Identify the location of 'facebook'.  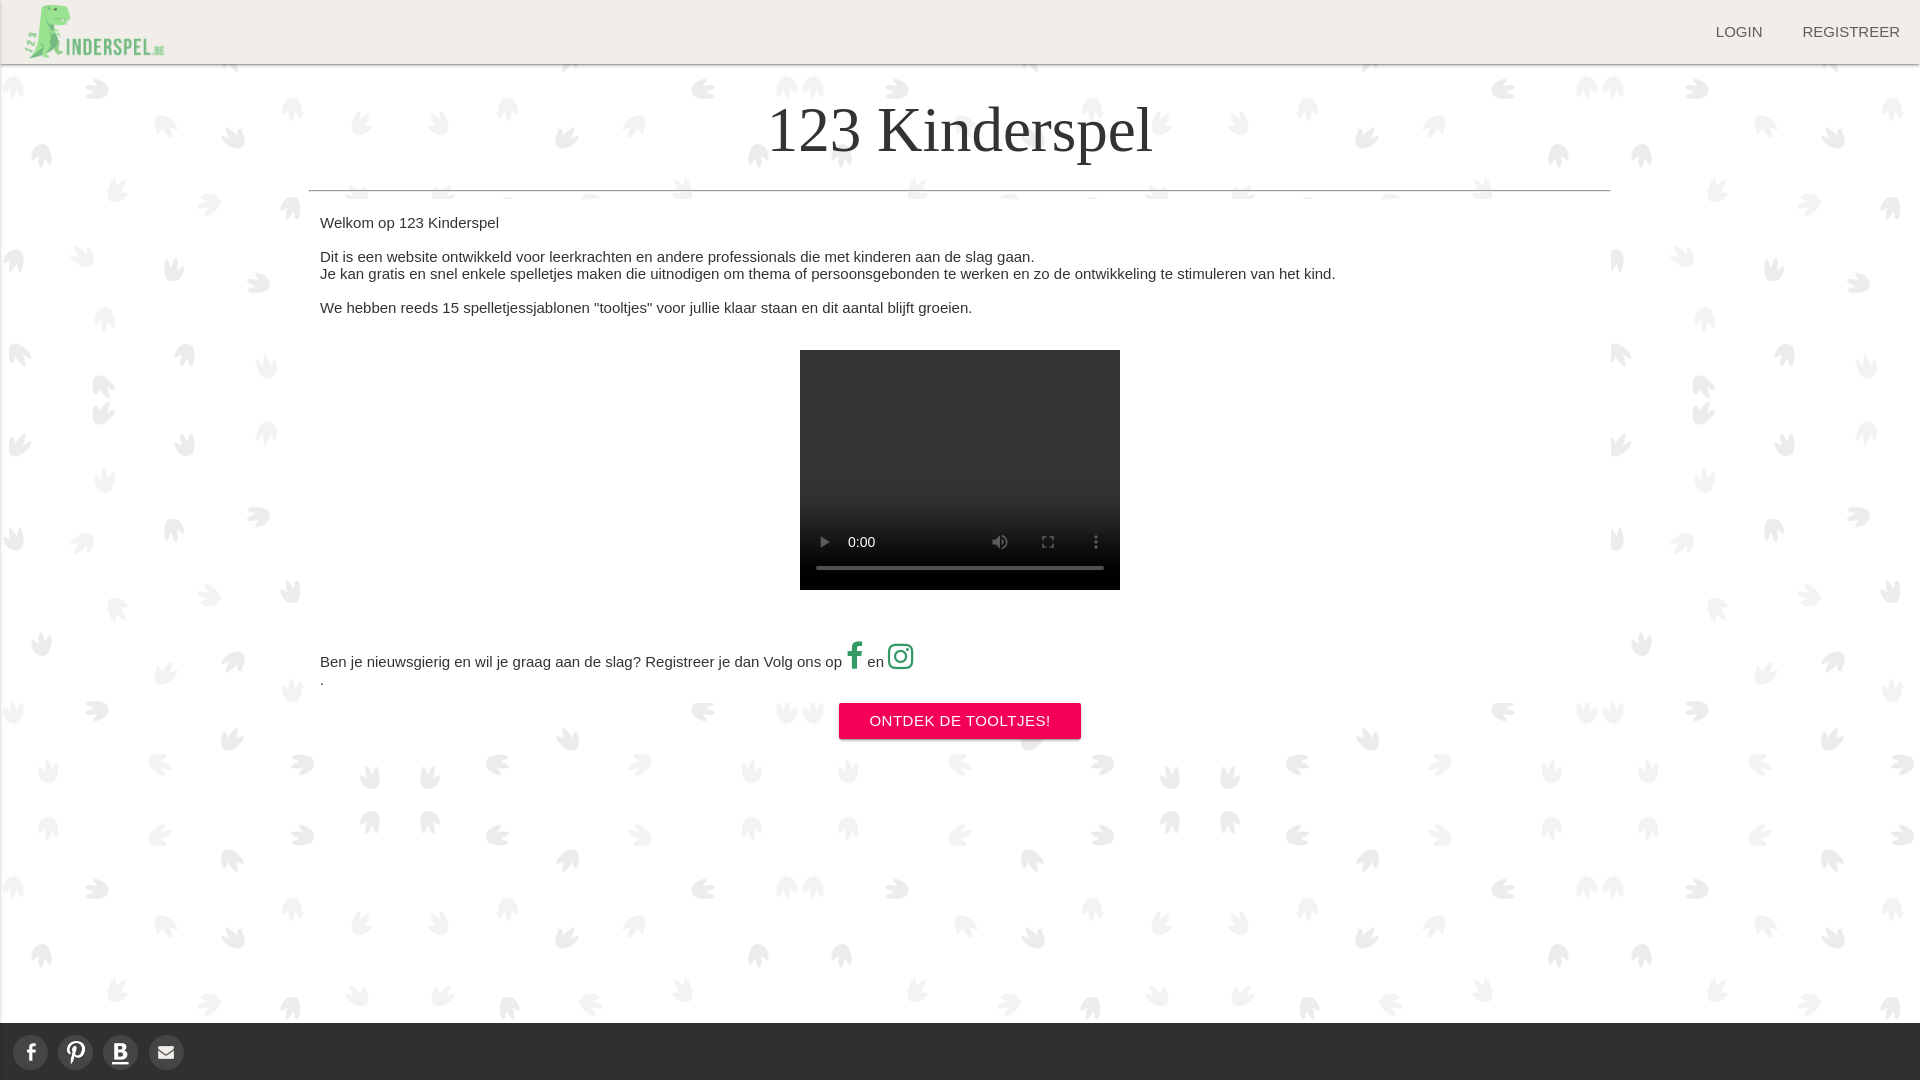
(30, 1051).